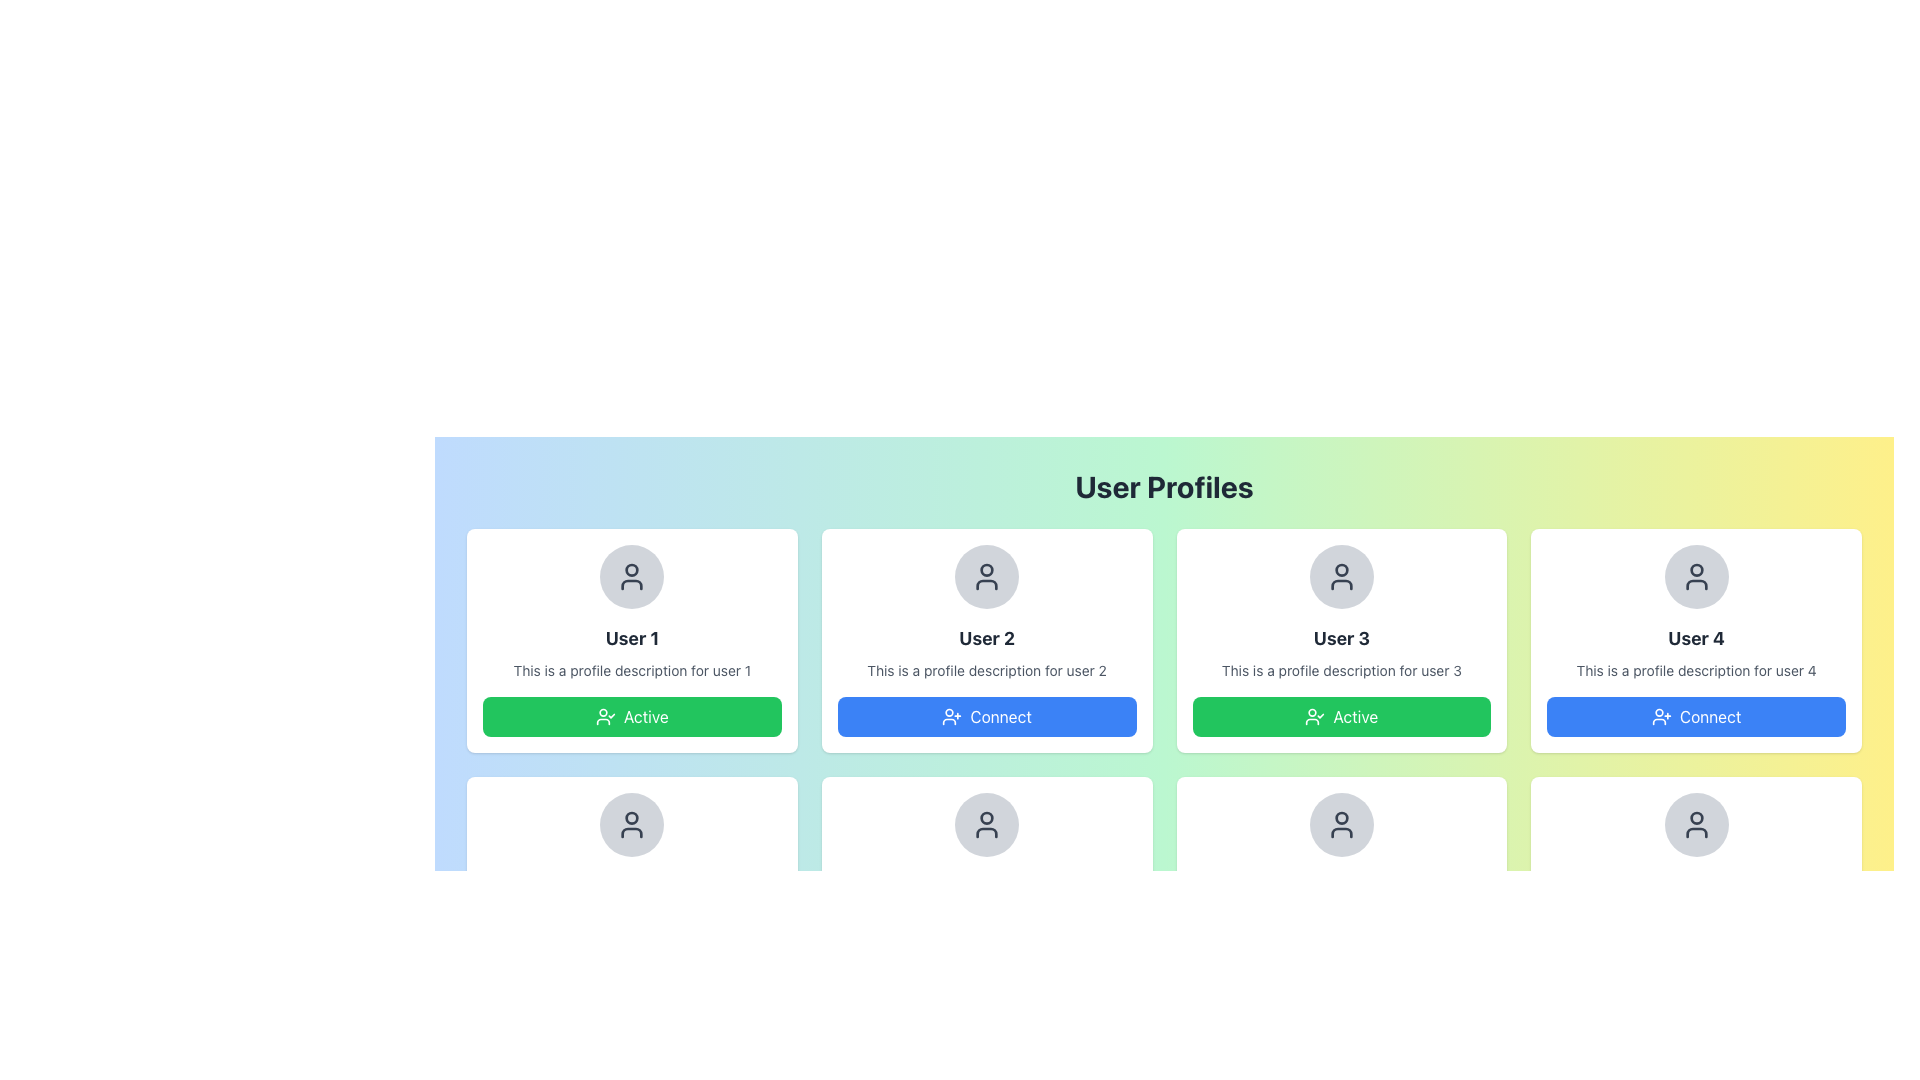 Image resolution: width=1920 pixels, height=1080 pixels. Describe the element at coordinates (1695, 818) in the screenshot. I see `the user profile icon representing the head aspect in the 'User 4' section located at the bottom right corner of the interface` at that location.